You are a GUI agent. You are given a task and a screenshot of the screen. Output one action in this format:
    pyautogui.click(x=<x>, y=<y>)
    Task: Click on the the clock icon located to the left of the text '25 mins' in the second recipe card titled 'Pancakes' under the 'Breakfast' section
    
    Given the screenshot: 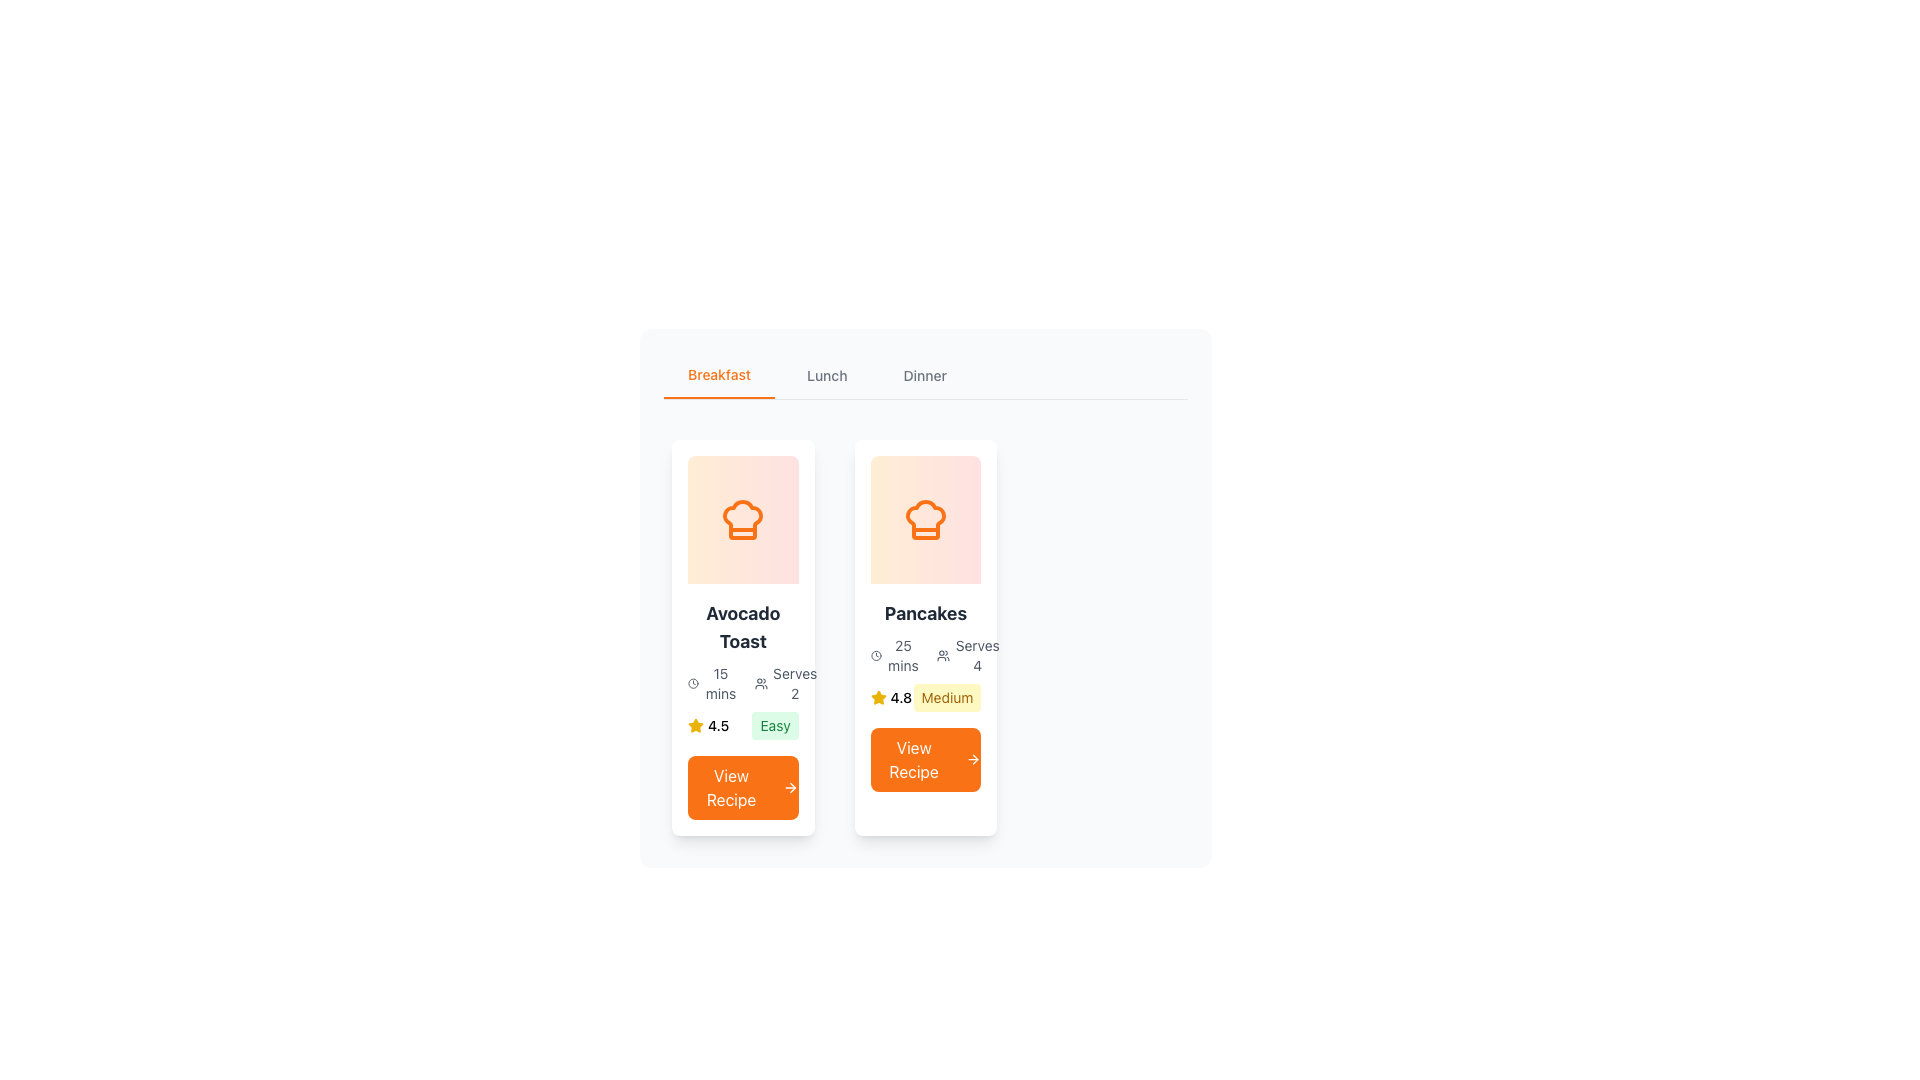 What is the action you would take?
    pyautogui.click(x=876, y=655)
    